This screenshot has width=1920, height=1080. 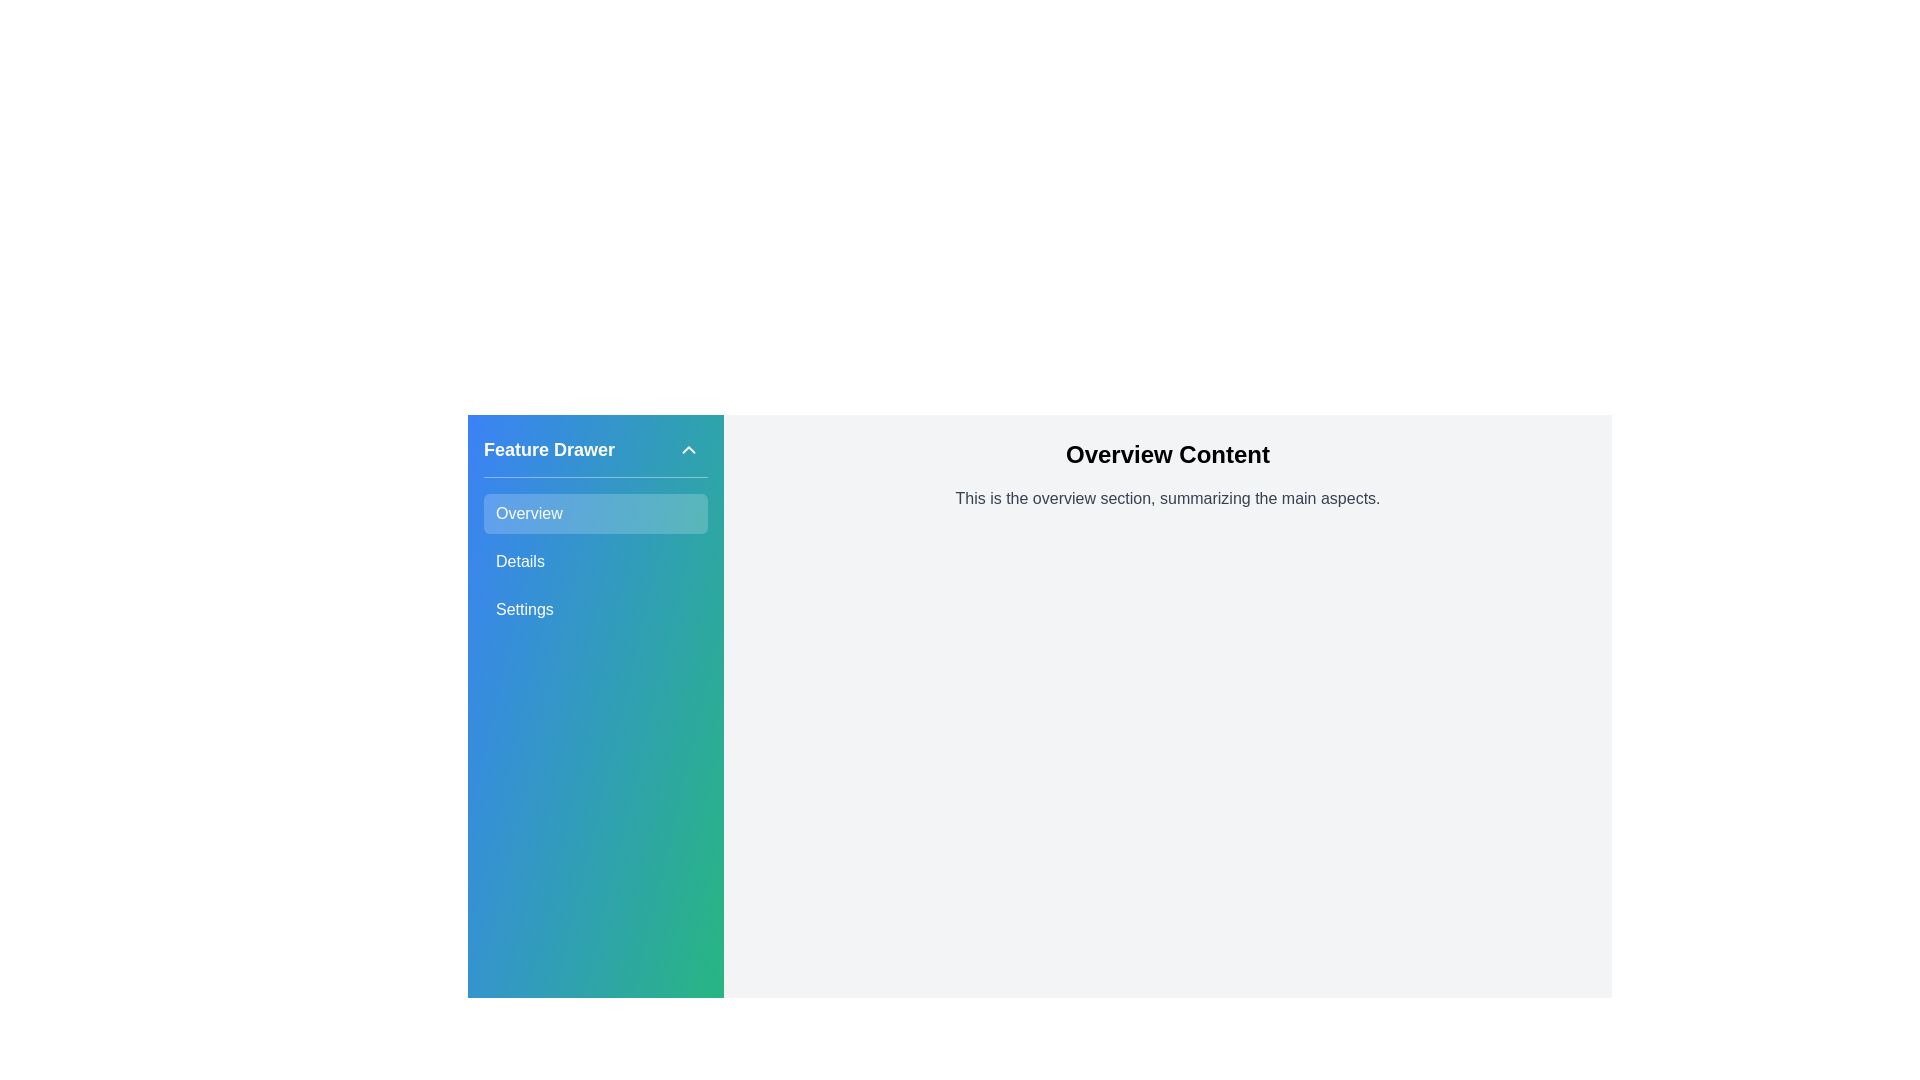 I want to click on the toggle button to expand or collapse the drawer, so click(x=689, y=450).